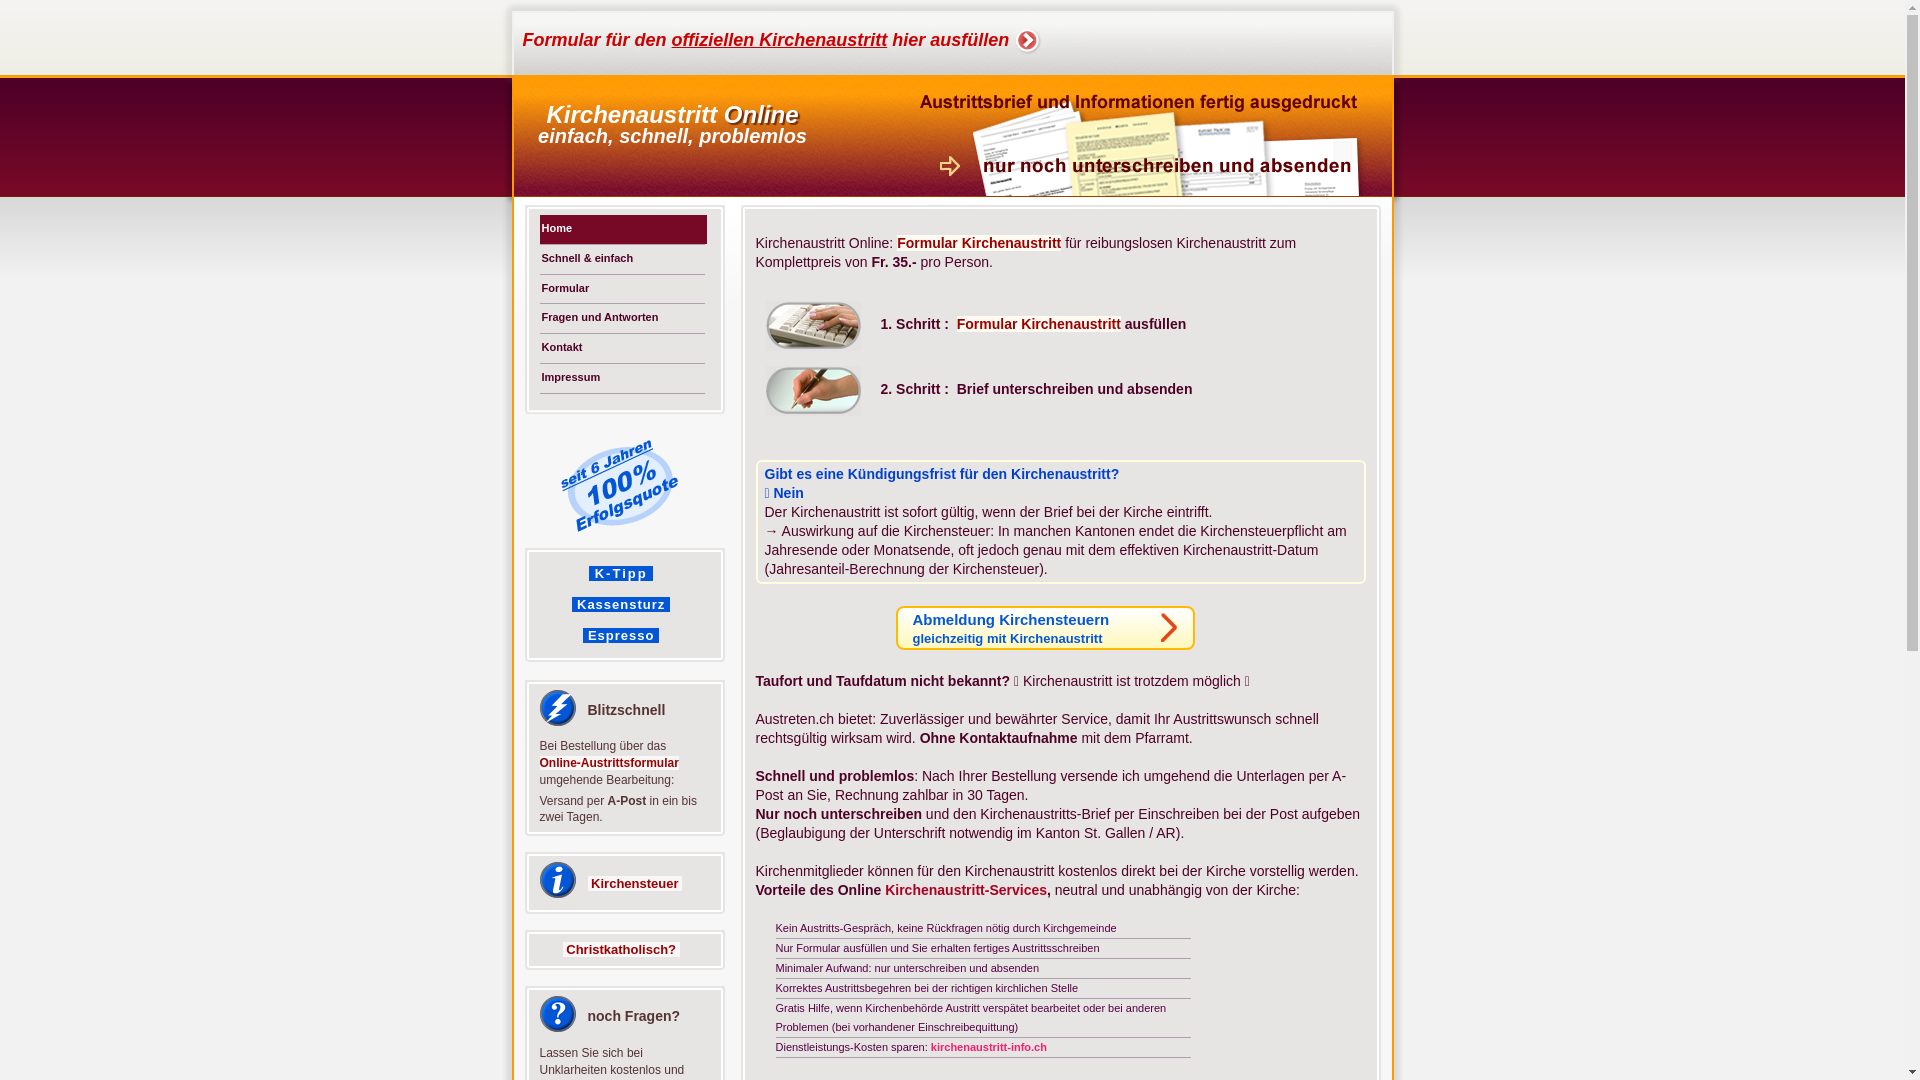 Image resolution: width=1920 pixels, height=1080 pixels. Describe the element at coordinates (622, 347) in the screenshot. I see `'Kontakt'` at that location.